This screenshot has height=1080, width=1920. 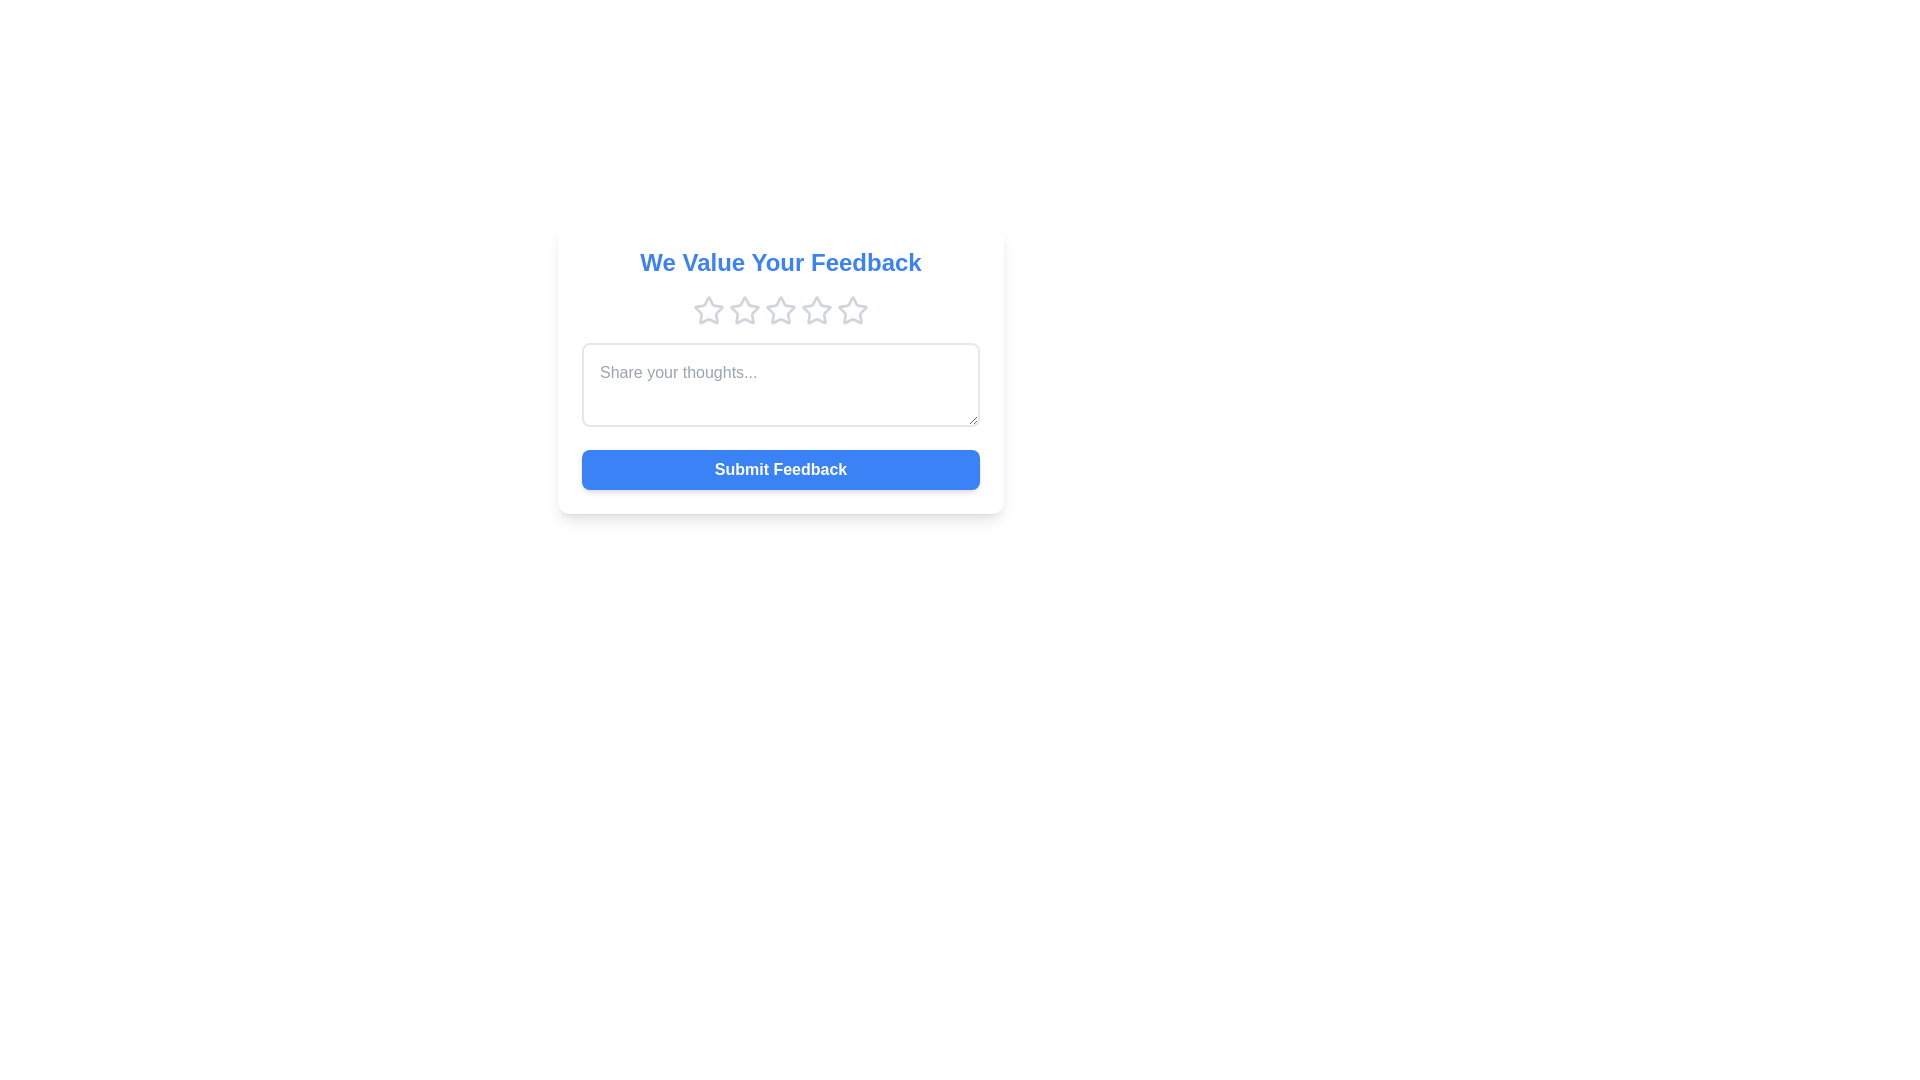 What do you see at coordinates (853, 311) in the screenshot?
I see `the star corresponding to the desired rating 5` at bounding box center [853, 311].